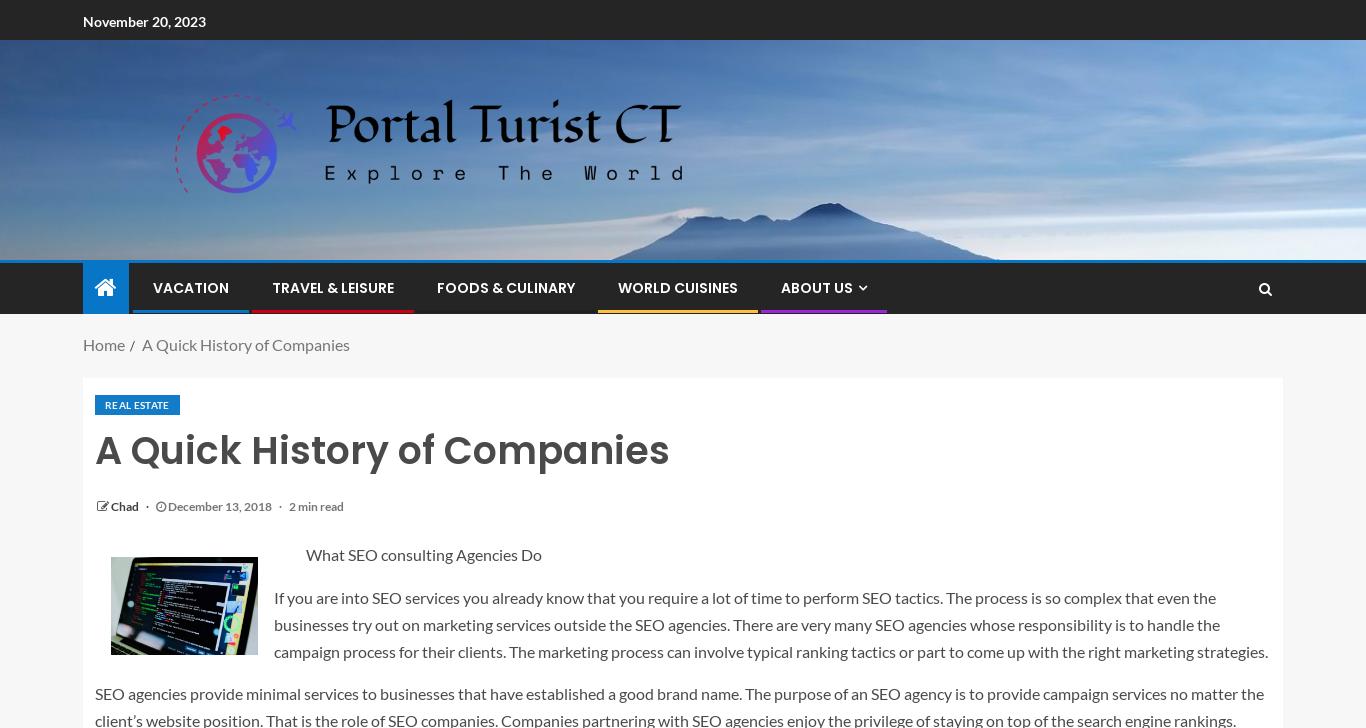  Describe the element at coordinates (423, 554) in the screenshot. I see `'What SEO consulting Agencies Do'` at that location.